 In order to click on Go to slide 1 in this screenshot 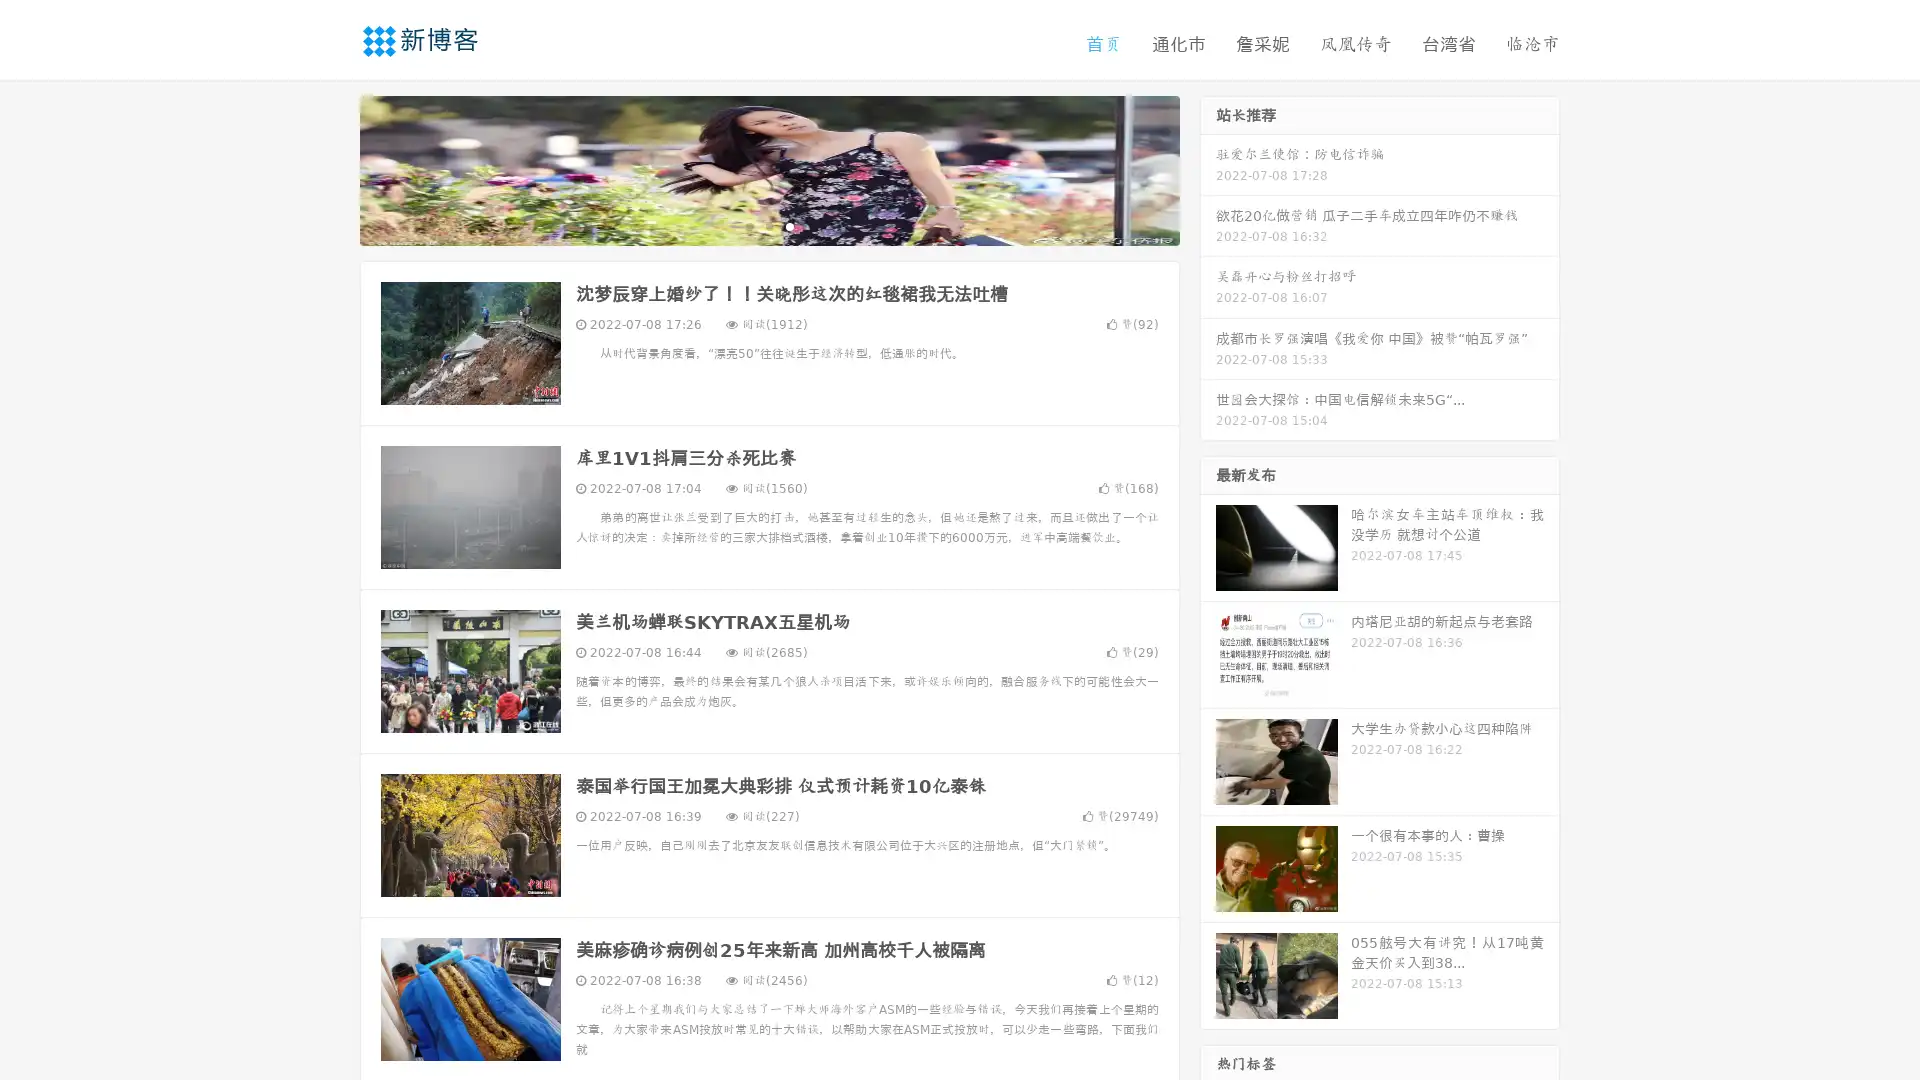, I will do `click(748, 225)`.